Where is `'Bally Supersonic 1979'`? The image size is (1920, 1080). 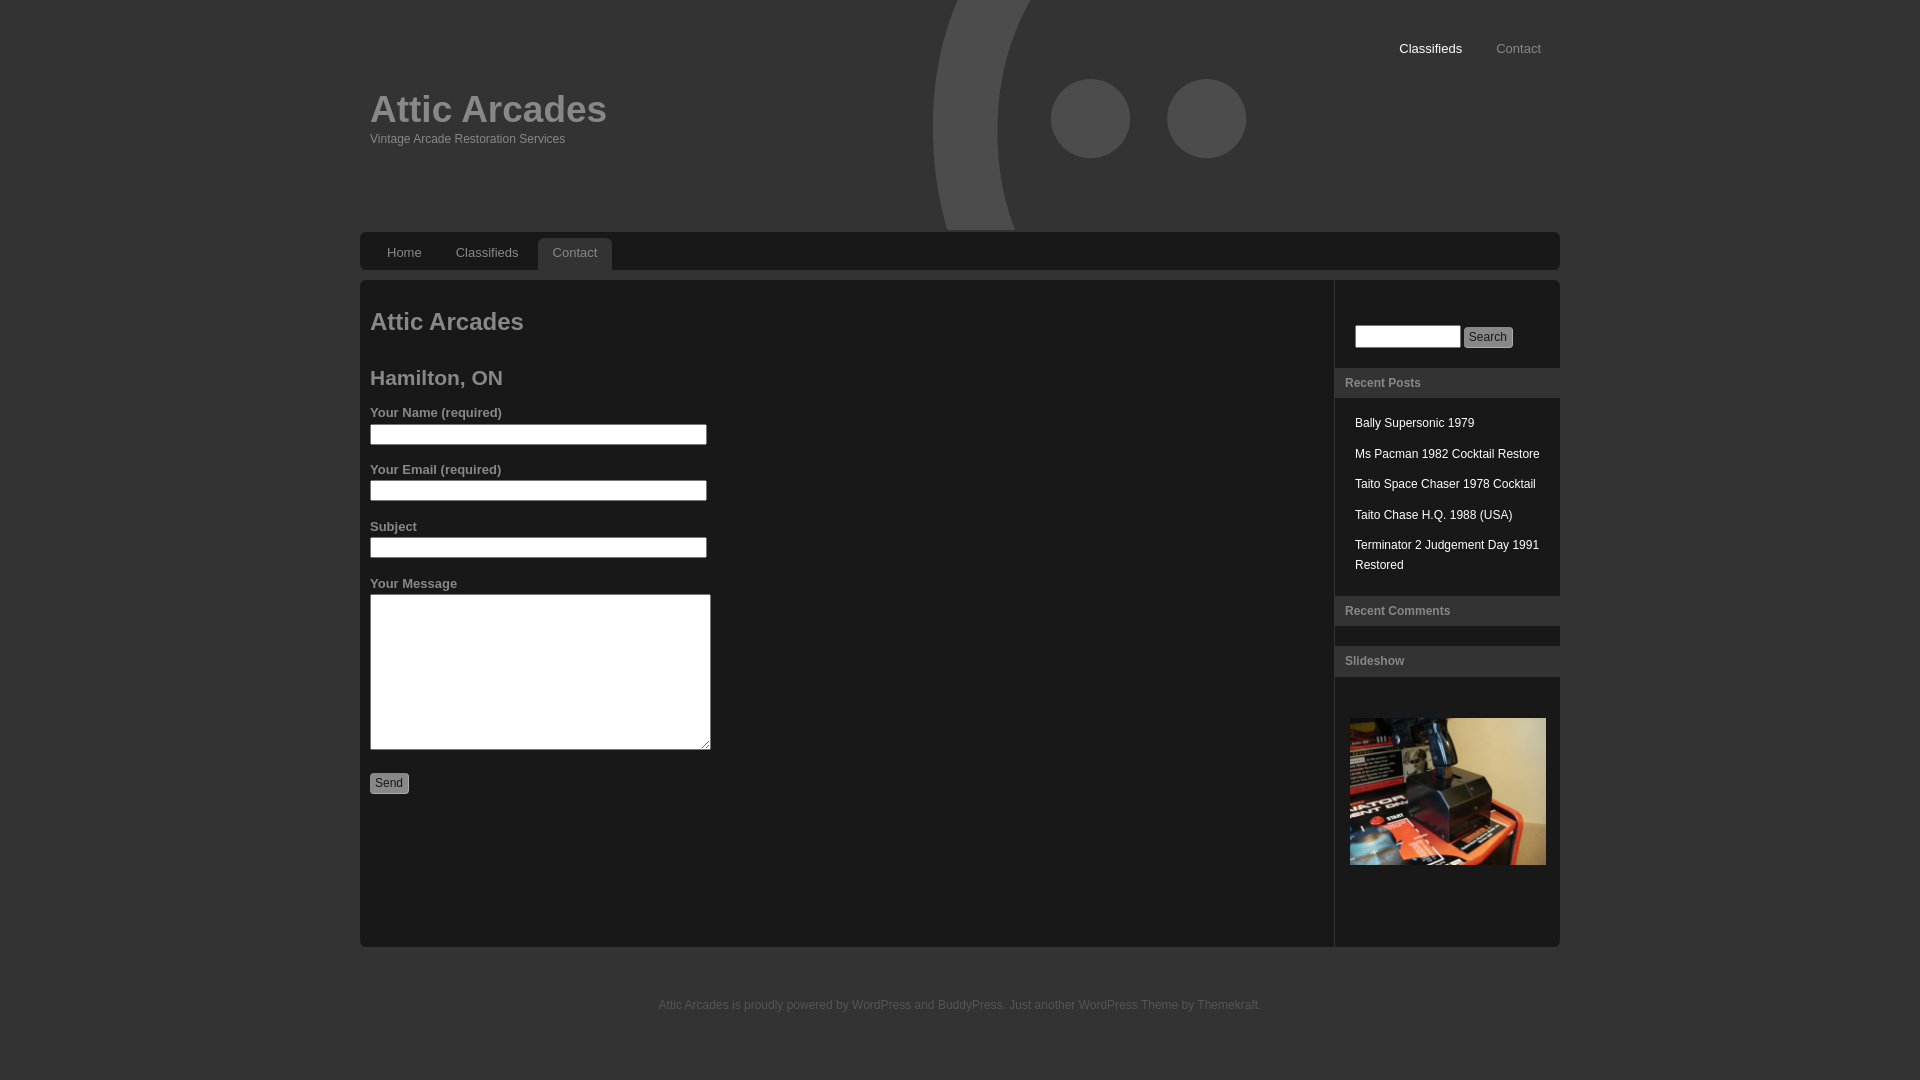 'Bally Supersonic 1979' is located at coordinates (1413, 422).